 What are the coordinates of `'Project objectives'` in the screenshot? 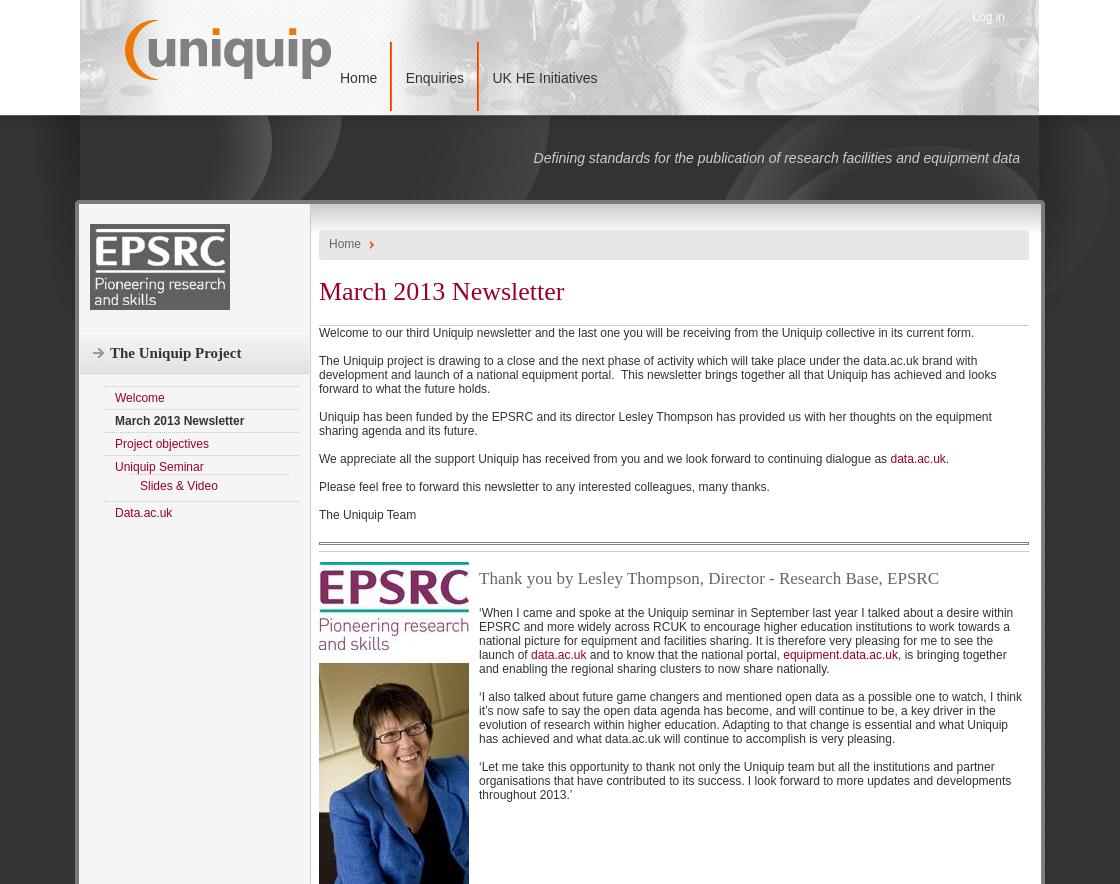 It's located at (161, 444).